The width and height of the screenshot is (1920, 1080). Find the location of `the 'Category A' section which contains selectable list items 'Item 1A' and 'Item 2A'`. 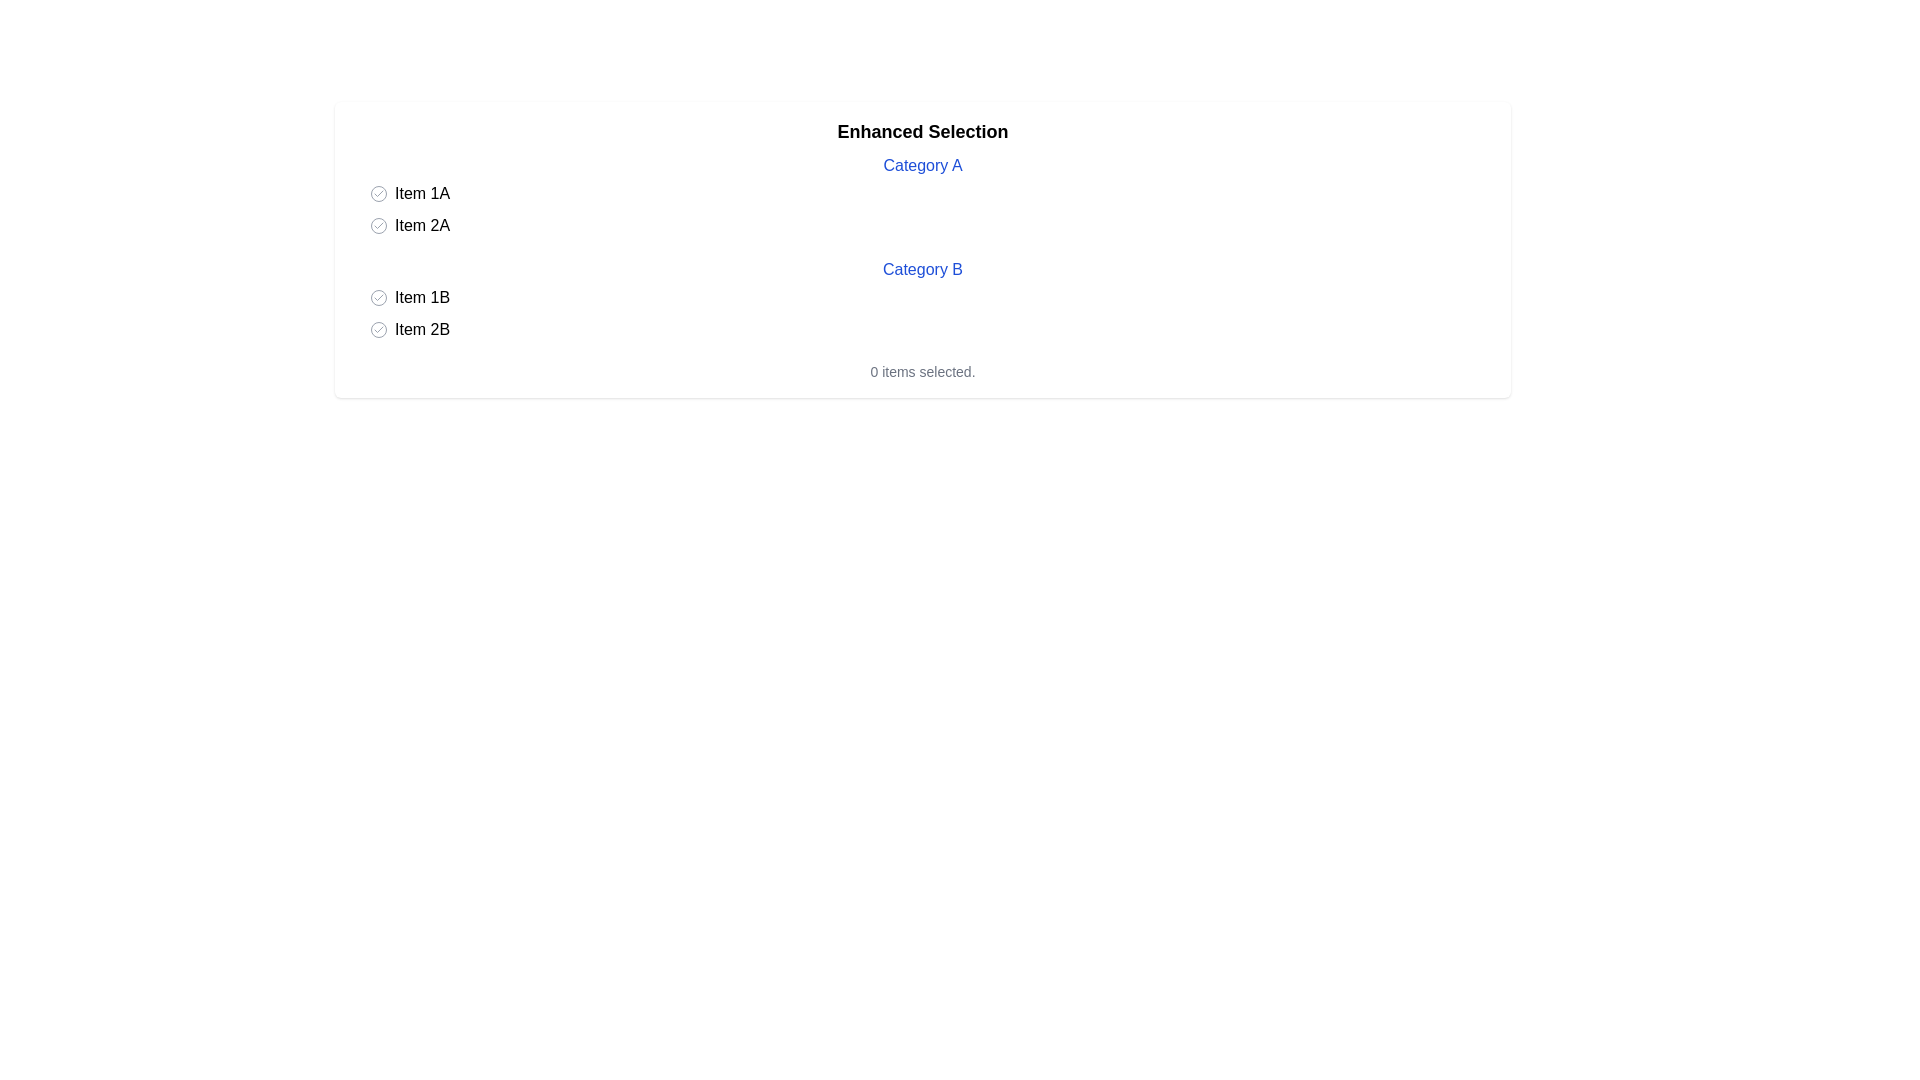

the 'Category A' section which contains selectable list items 'Item 1A' and 'Item 2A' is located at coordinates (921, 197).